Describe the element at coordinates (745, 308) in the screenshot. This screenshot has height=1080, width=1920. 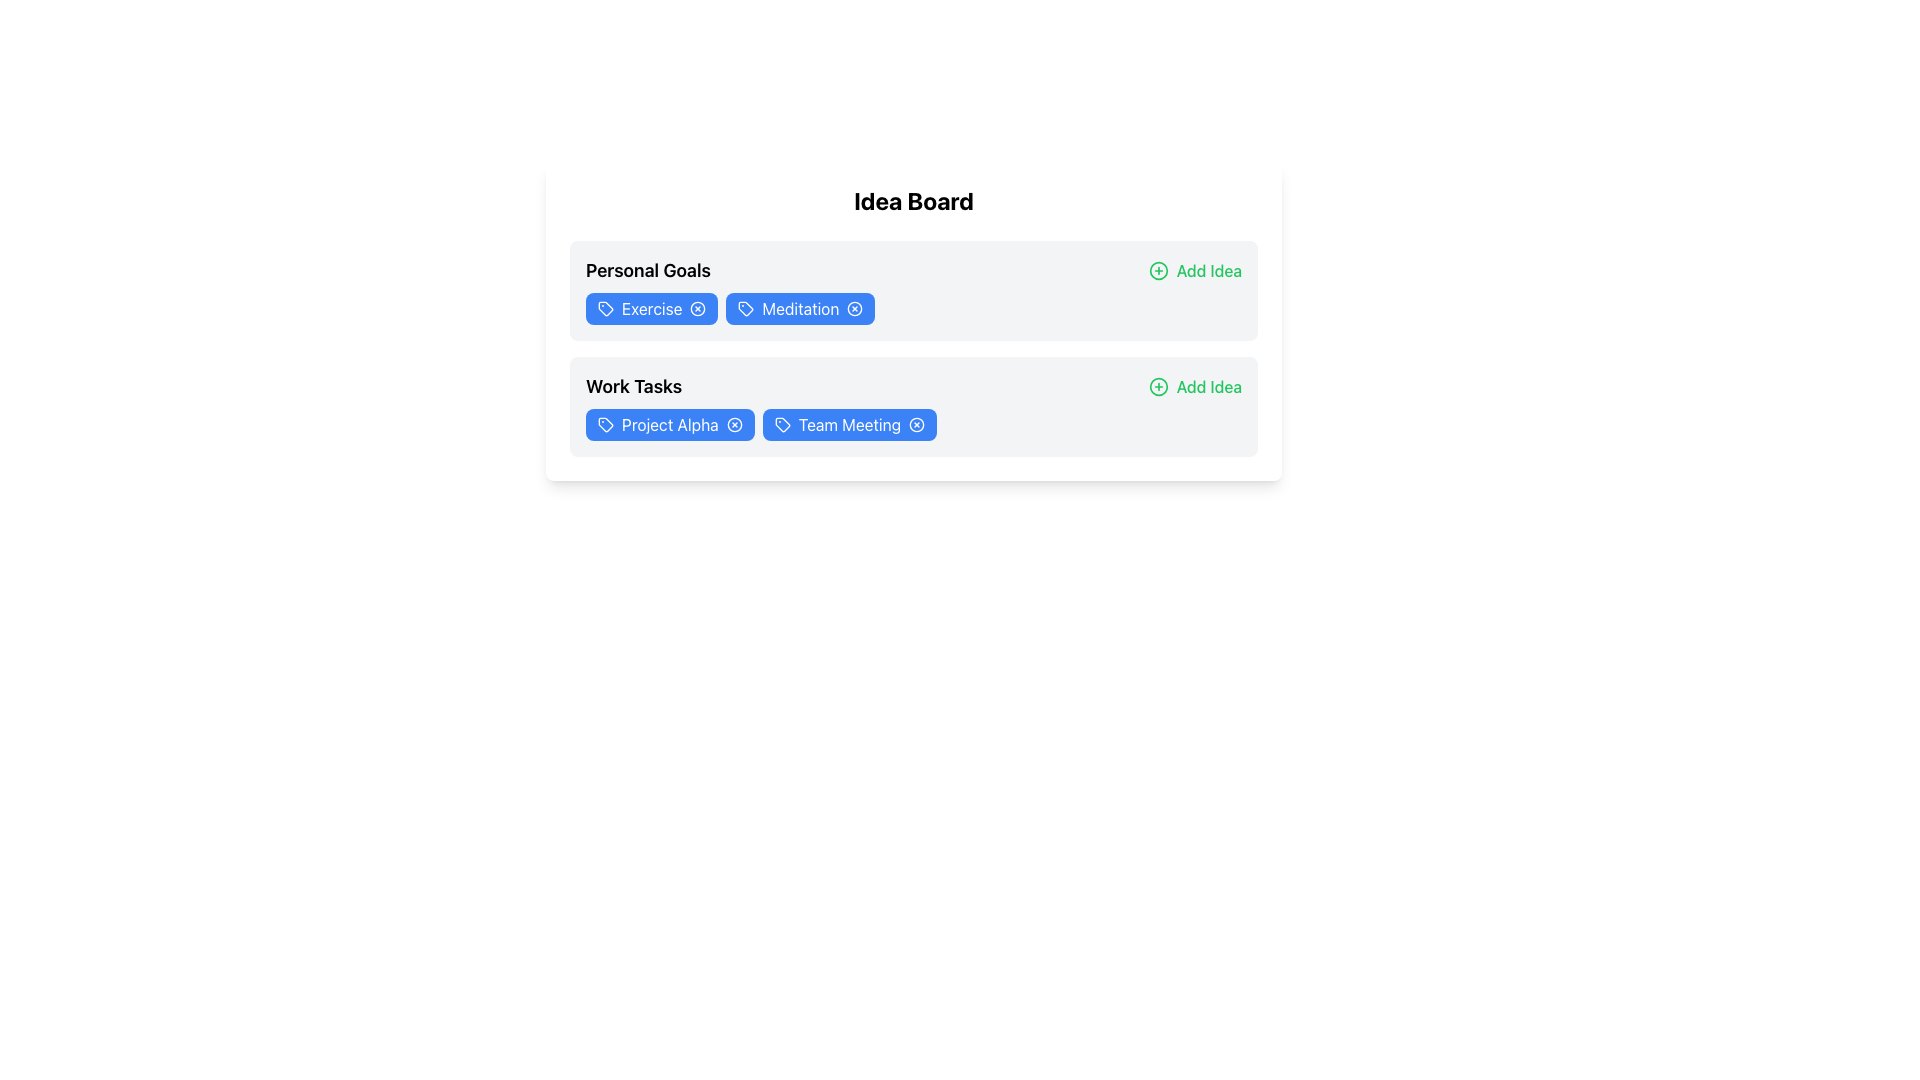
I see `the blue tag icon within the 'Meditation' button, which is the second element in the 'Personal Goals' section` at that location.